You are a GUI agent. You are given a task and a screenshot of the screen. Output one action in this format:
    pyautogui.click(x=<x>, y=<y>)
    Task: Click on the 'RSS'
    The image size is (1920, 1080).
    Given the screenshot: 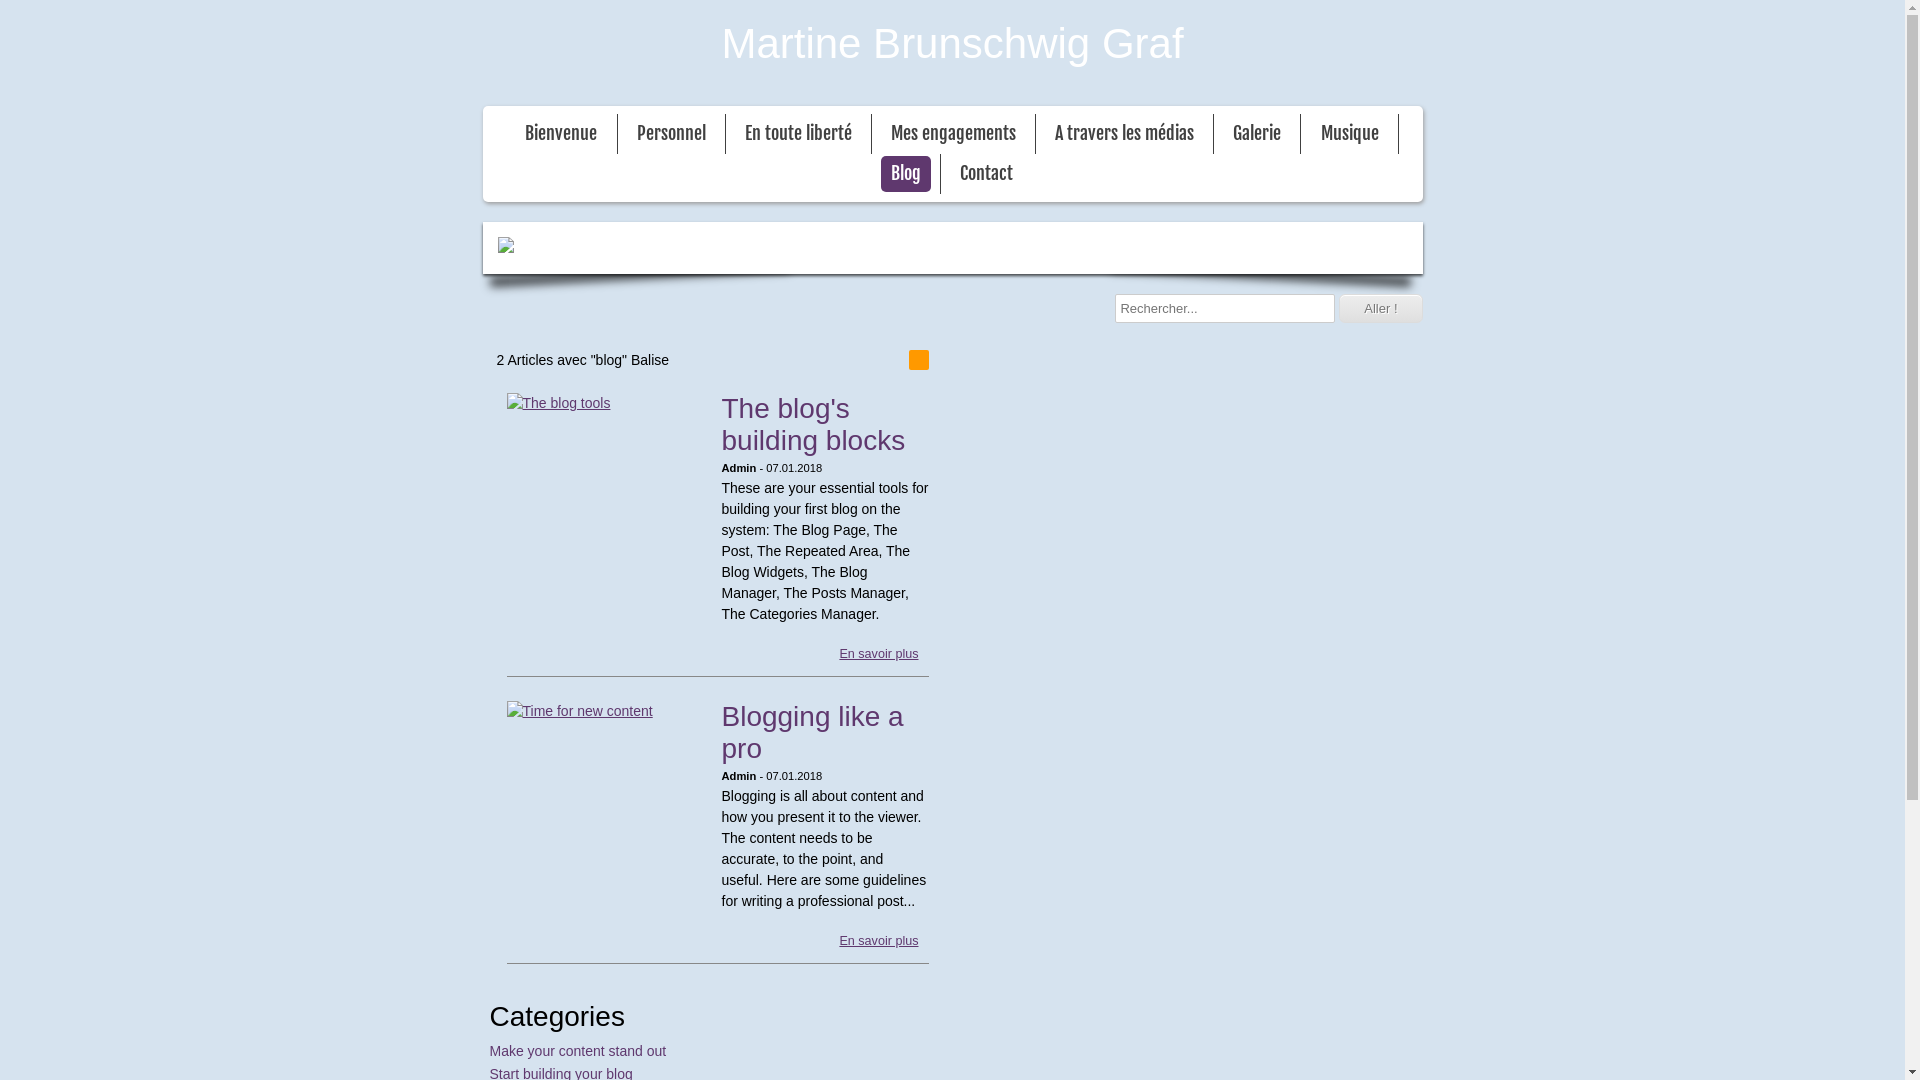 What is the action you would take?
    pyautogui.click(x=916, y=358)
    